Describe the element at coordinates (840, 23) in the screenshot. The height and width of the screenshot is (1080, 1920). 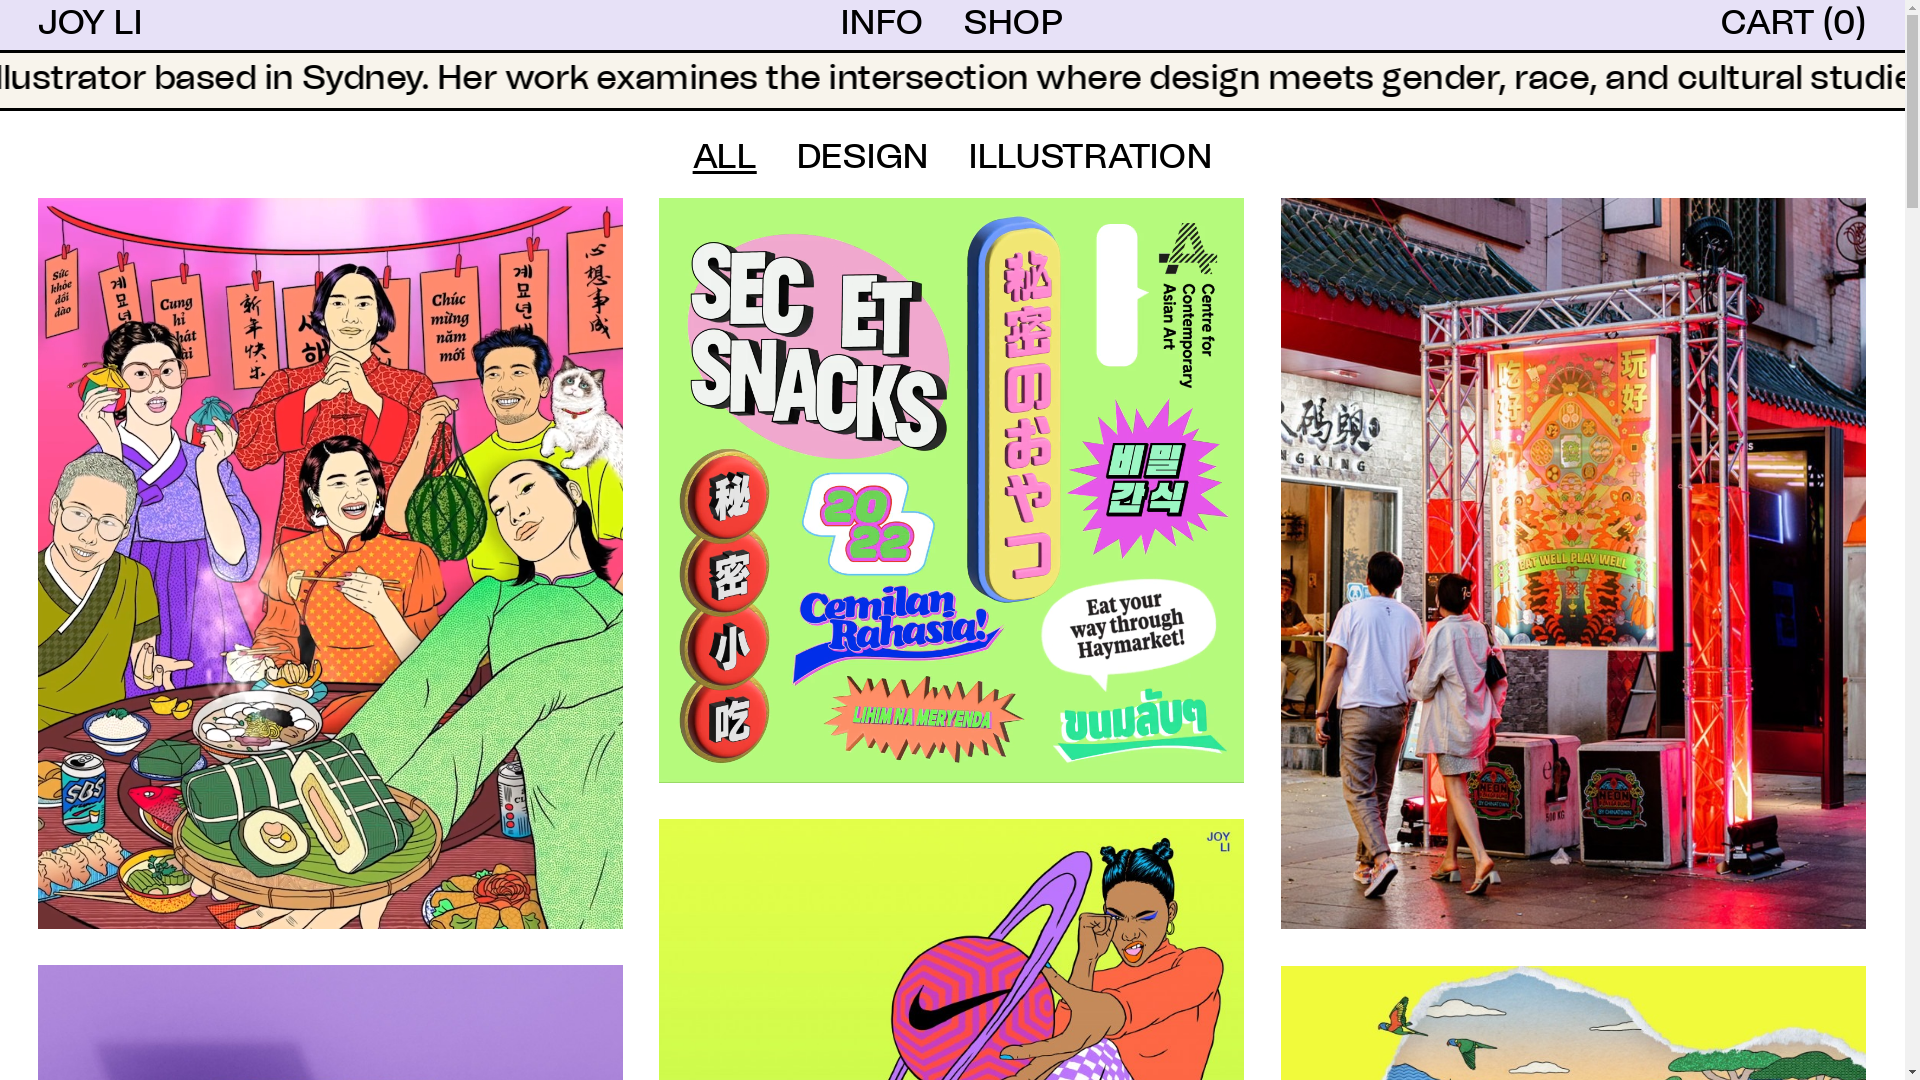
I see `'INFO'` at that location.